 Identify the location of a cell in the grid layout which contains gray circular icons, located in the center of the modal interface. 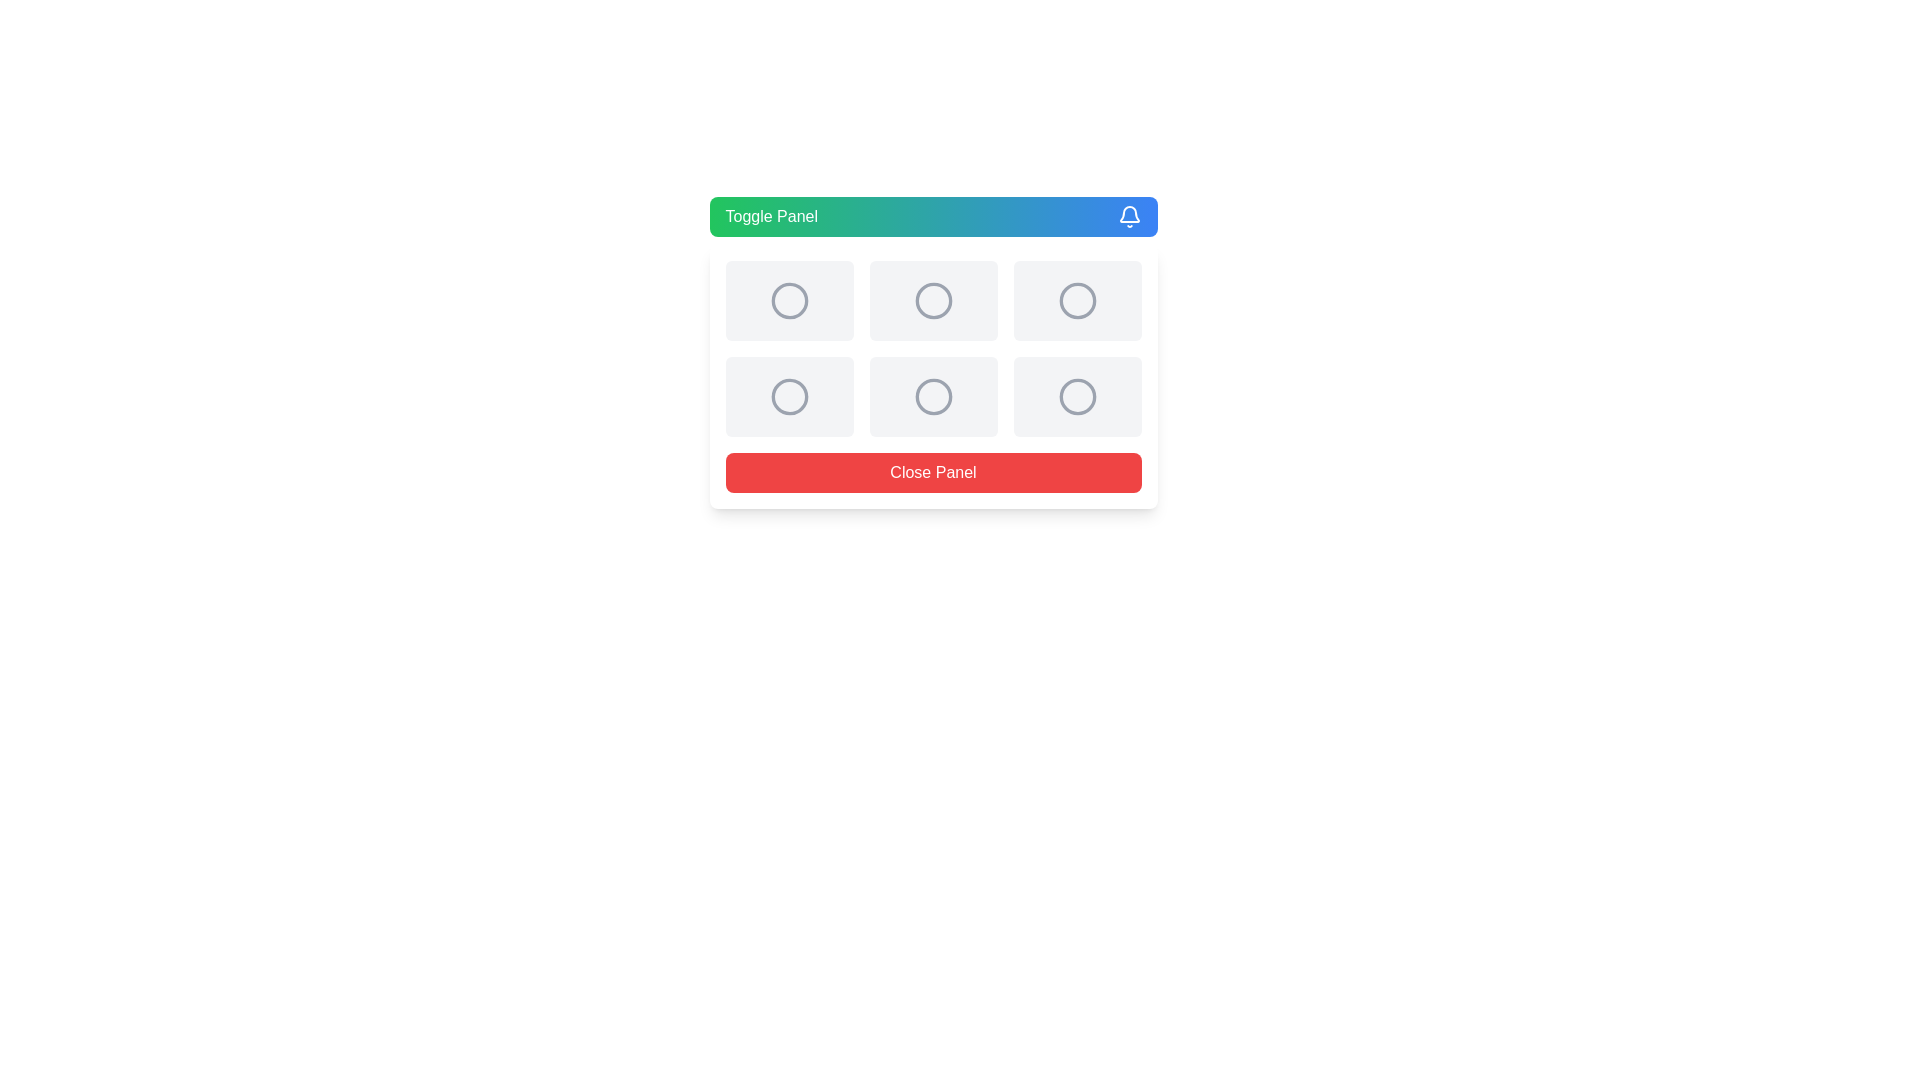
(932, 347).